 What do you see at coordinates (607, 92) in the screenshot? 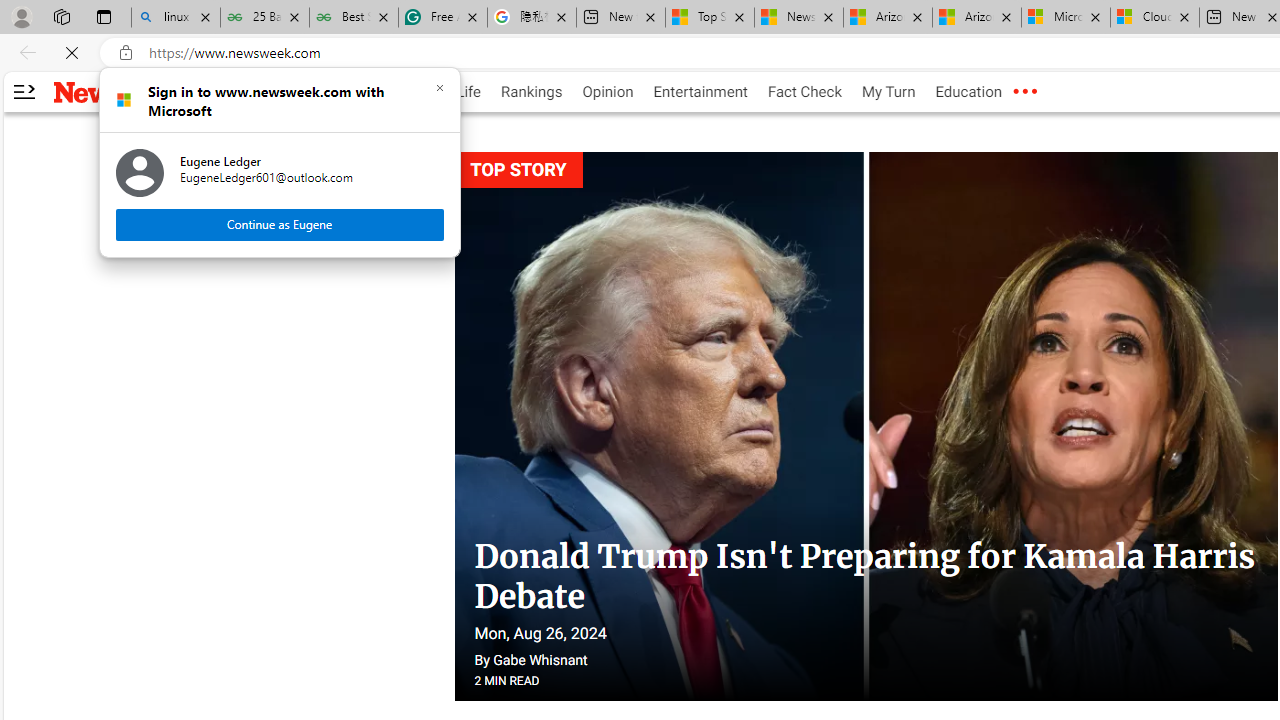
I see `'Opinion'` at bounding box center [607, 92].